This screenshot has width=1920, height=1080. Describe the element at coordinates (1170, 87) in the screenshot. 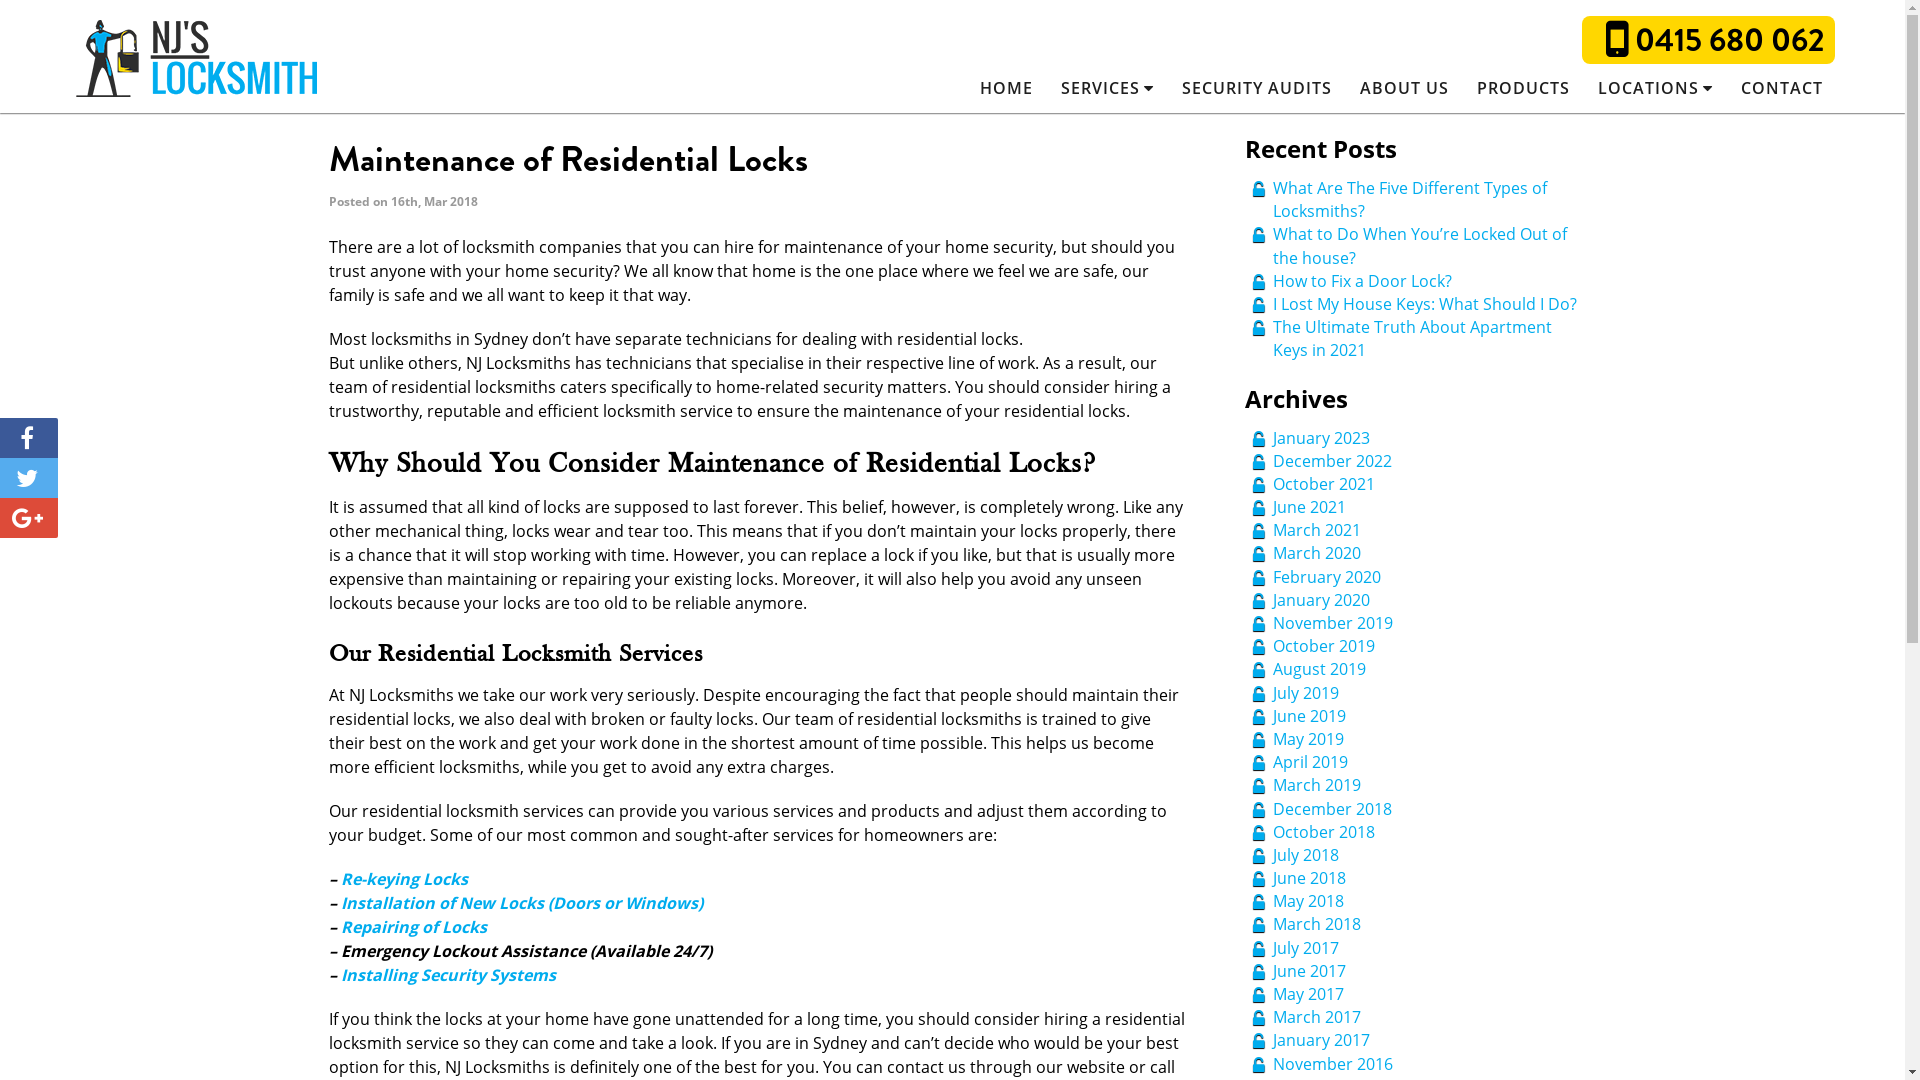

I see `'SECURITY AUDITS'` at that location.